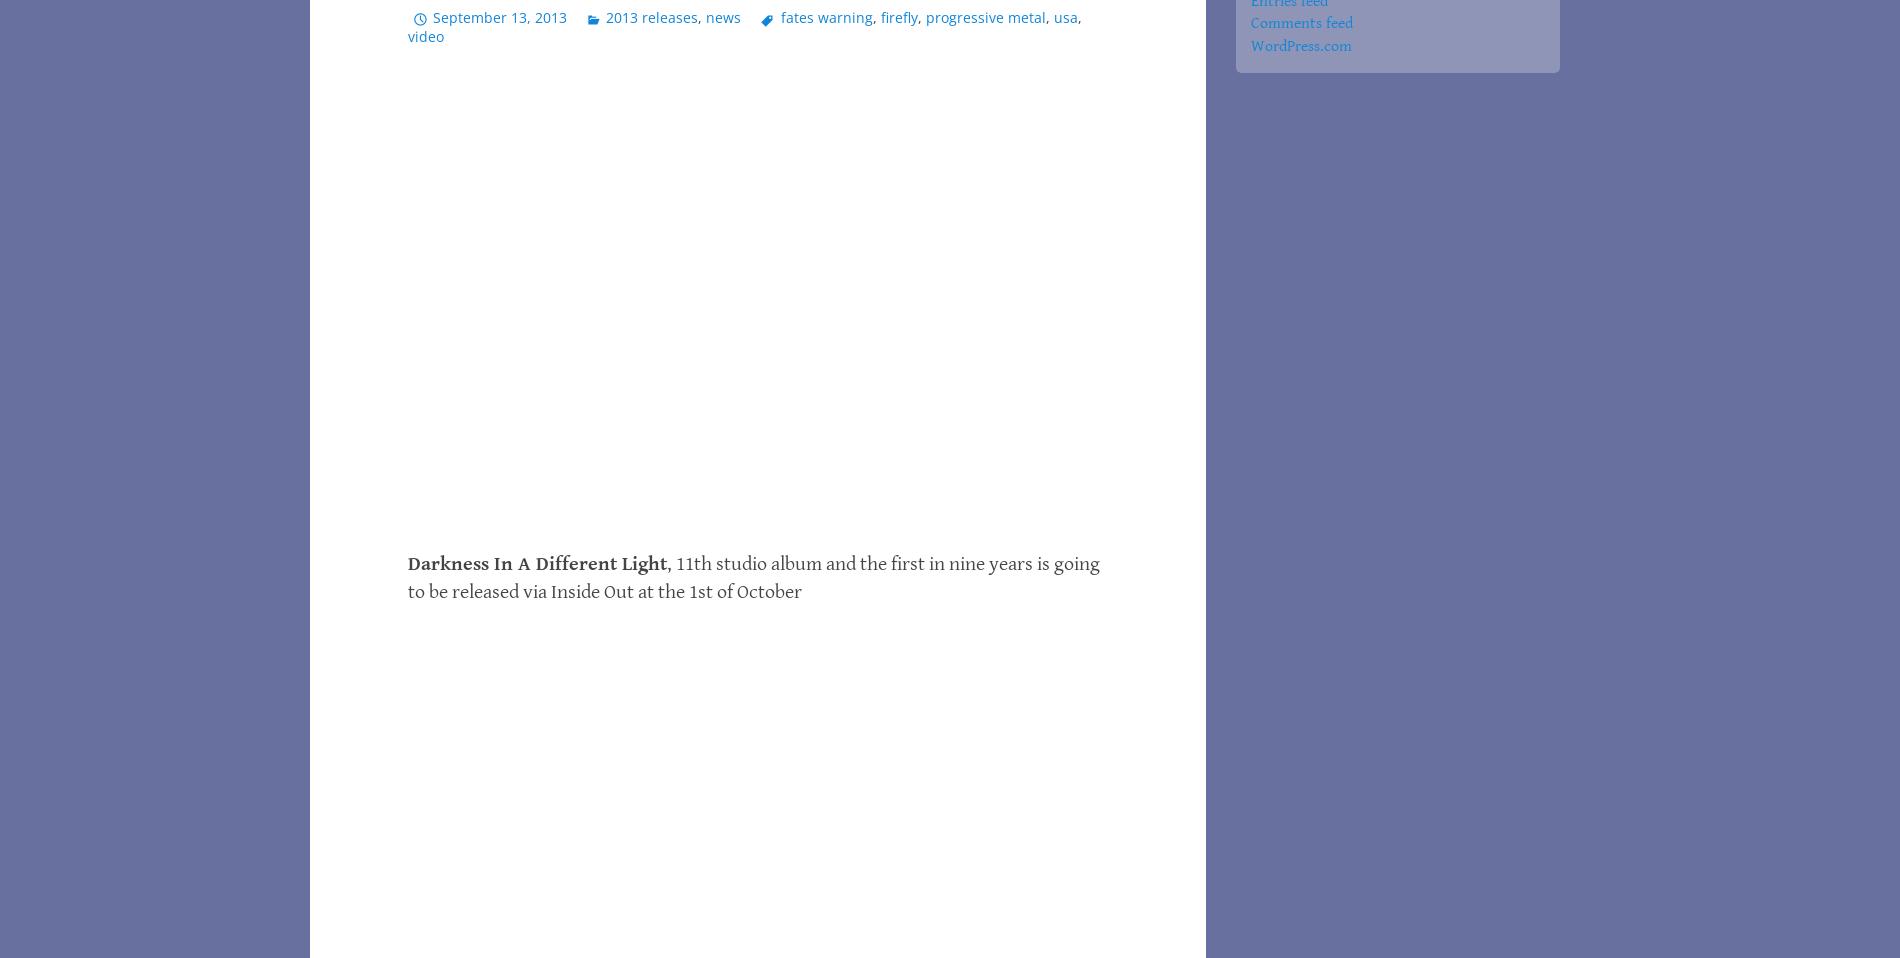 The image size is (1900, 958). What do you see at coordinates (537, 564) in the screenshot?
I see `'Darkness In A Different Light'` at bounding box center [537, 564].